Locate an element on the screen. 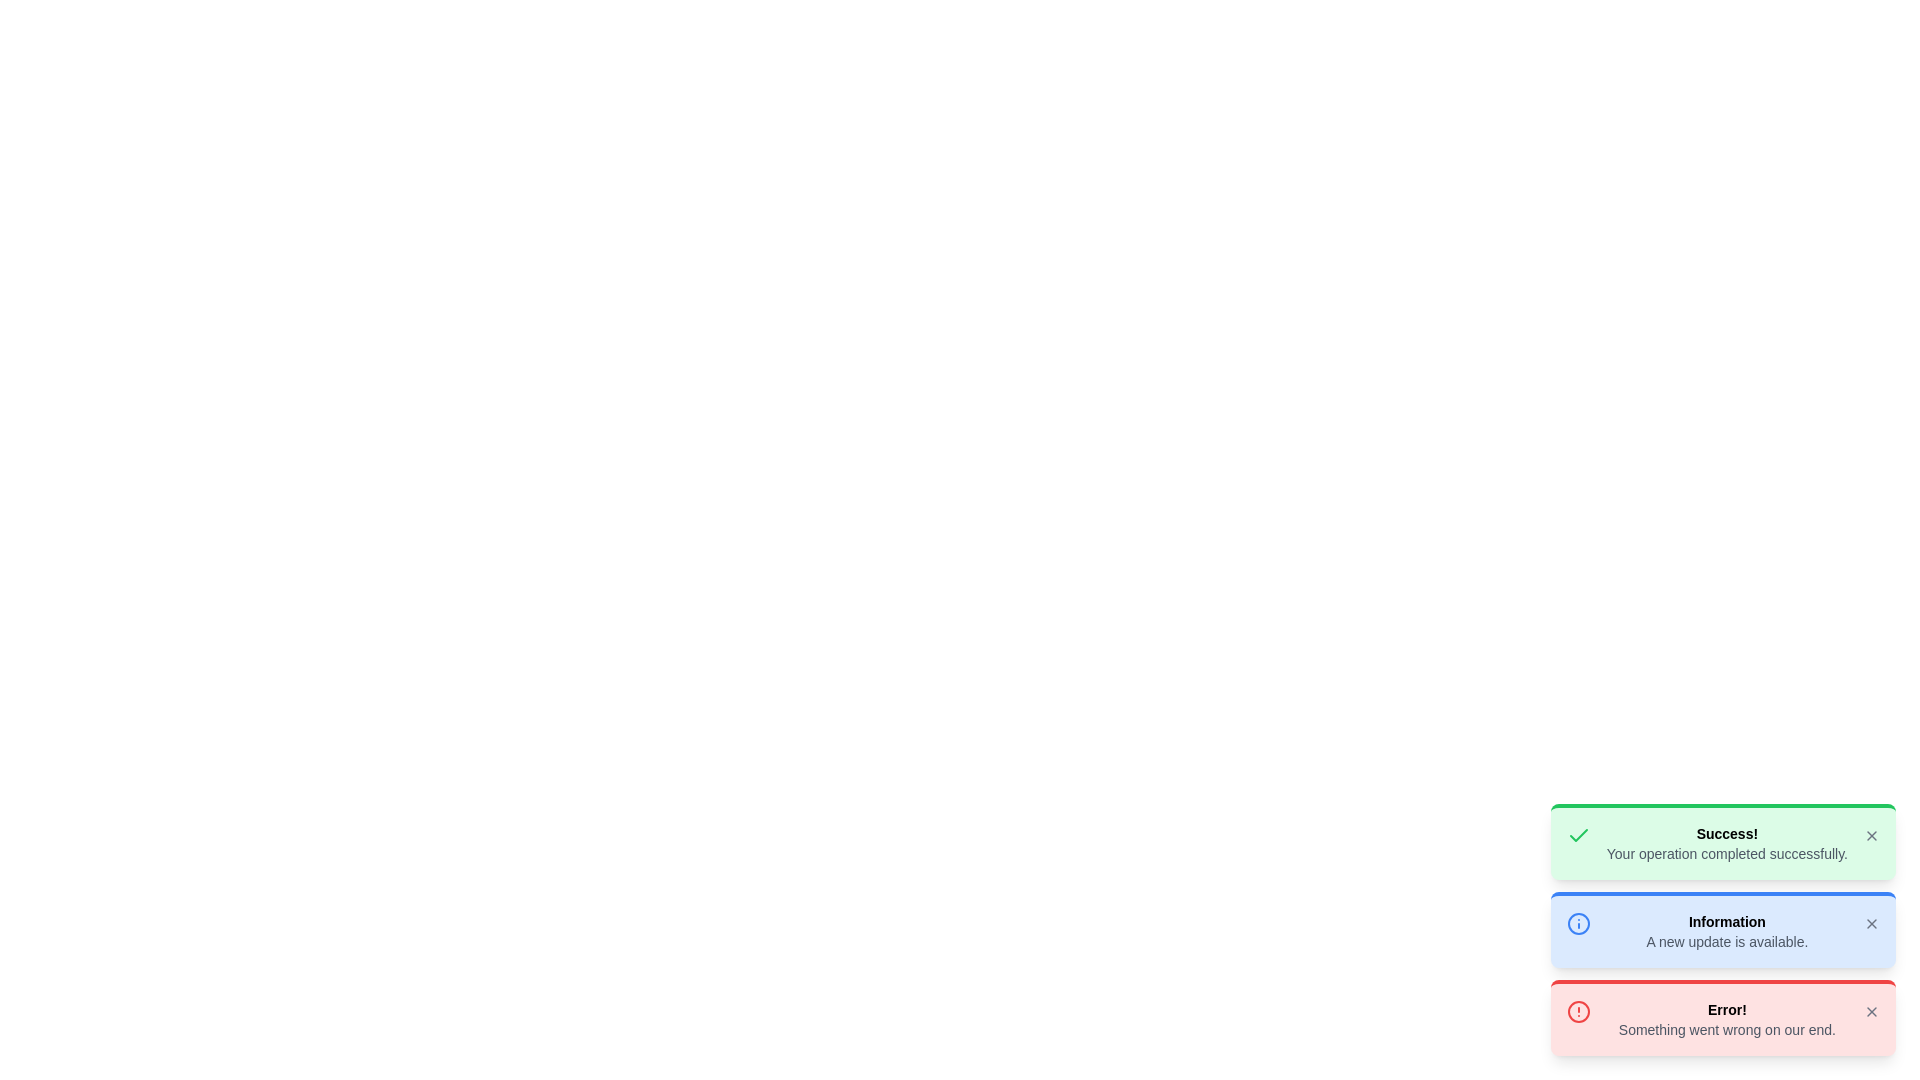 The image size is (1920, 1080). the gray 'X' icon-based button located at the top-right corner of the second notification card with a blue background is located at coordinates (1871, 924).